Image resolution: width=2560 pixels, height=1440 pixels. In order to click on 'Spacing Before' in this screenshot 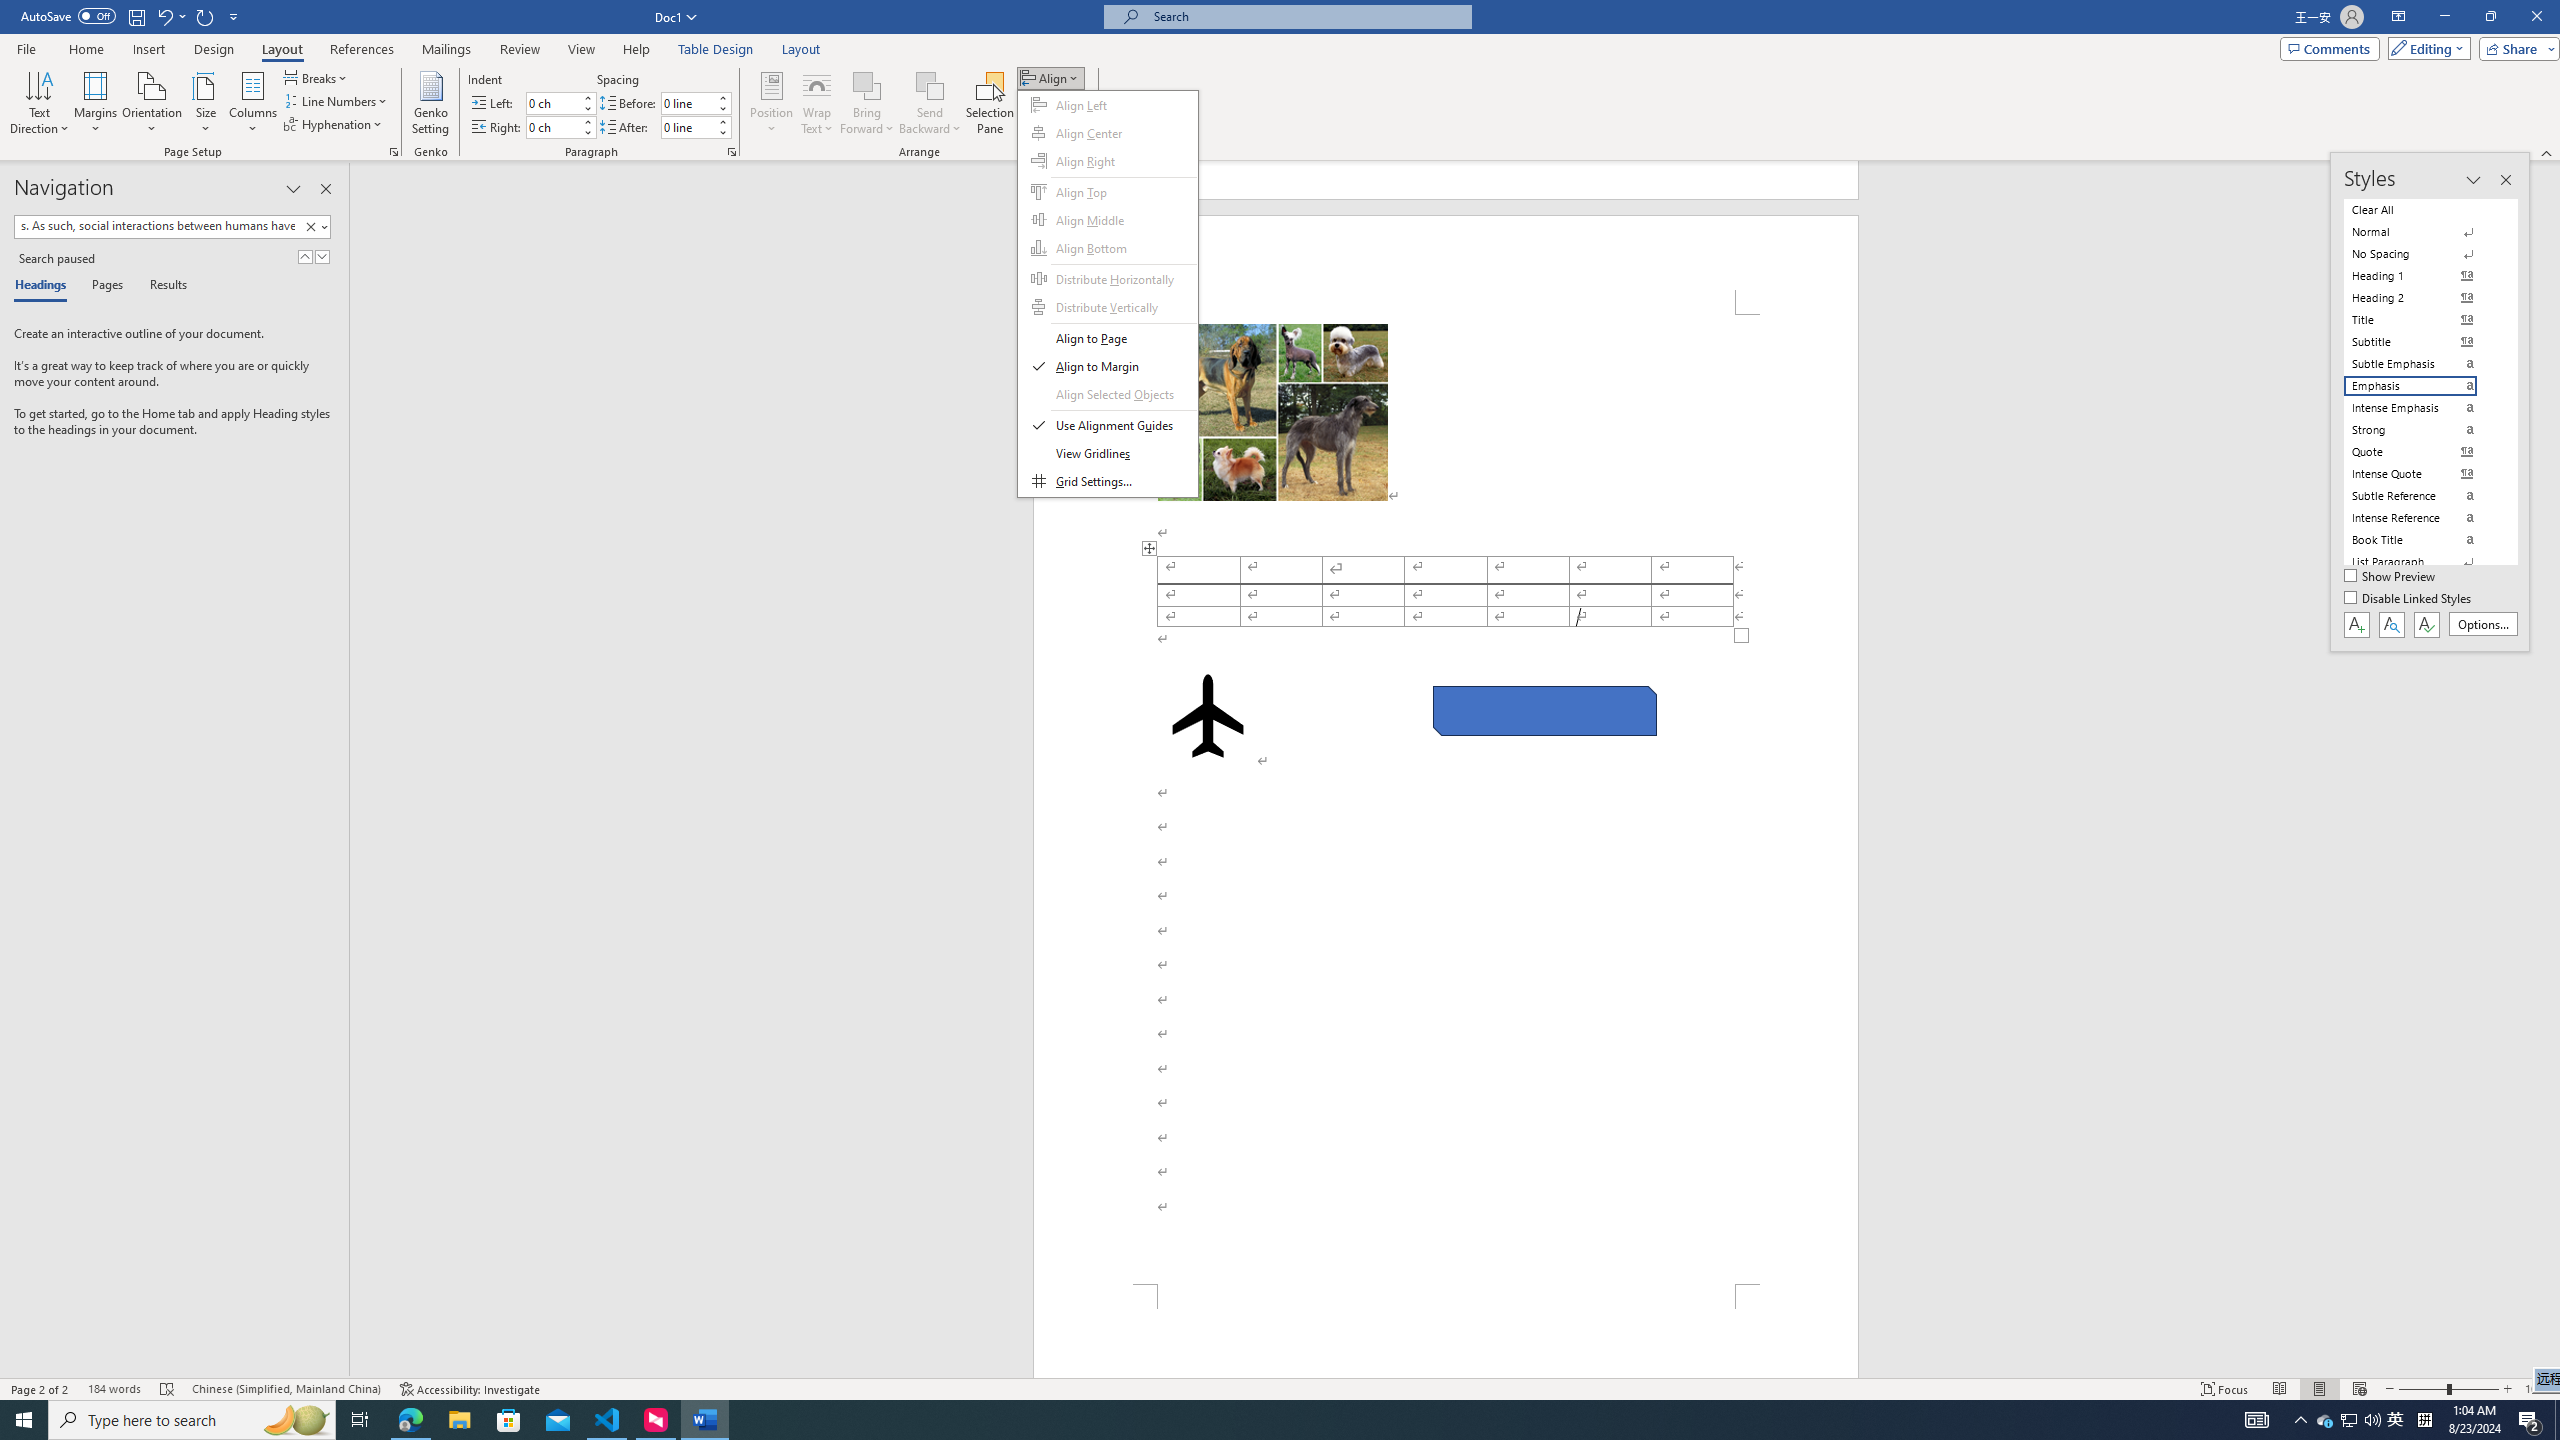, I will do `click(688, 102)`.